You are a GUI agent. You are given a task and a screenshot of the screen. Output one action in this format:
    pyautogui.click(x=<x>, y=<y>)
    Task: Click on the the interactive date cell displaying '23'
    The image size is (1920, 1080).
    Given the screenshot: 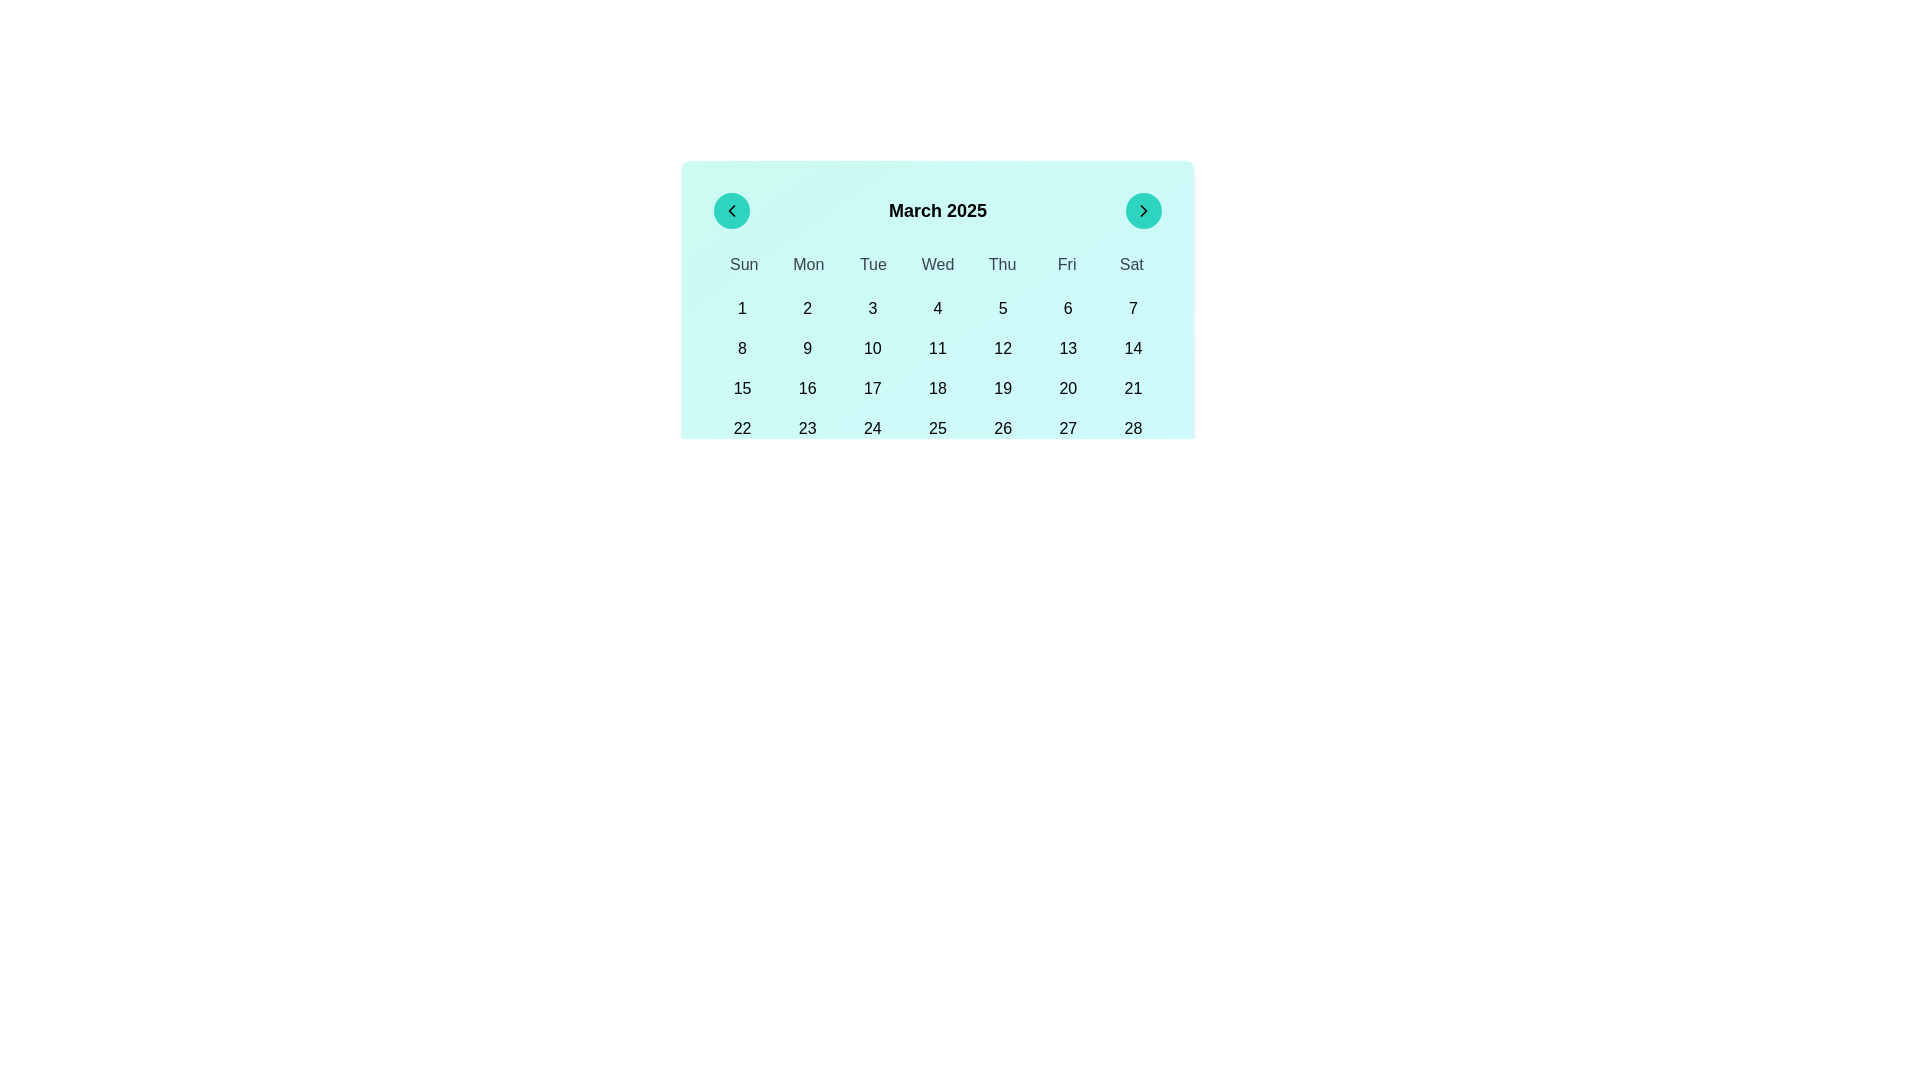 What is the action you would take?
    pyautogui.click(x=807, y=427)
    